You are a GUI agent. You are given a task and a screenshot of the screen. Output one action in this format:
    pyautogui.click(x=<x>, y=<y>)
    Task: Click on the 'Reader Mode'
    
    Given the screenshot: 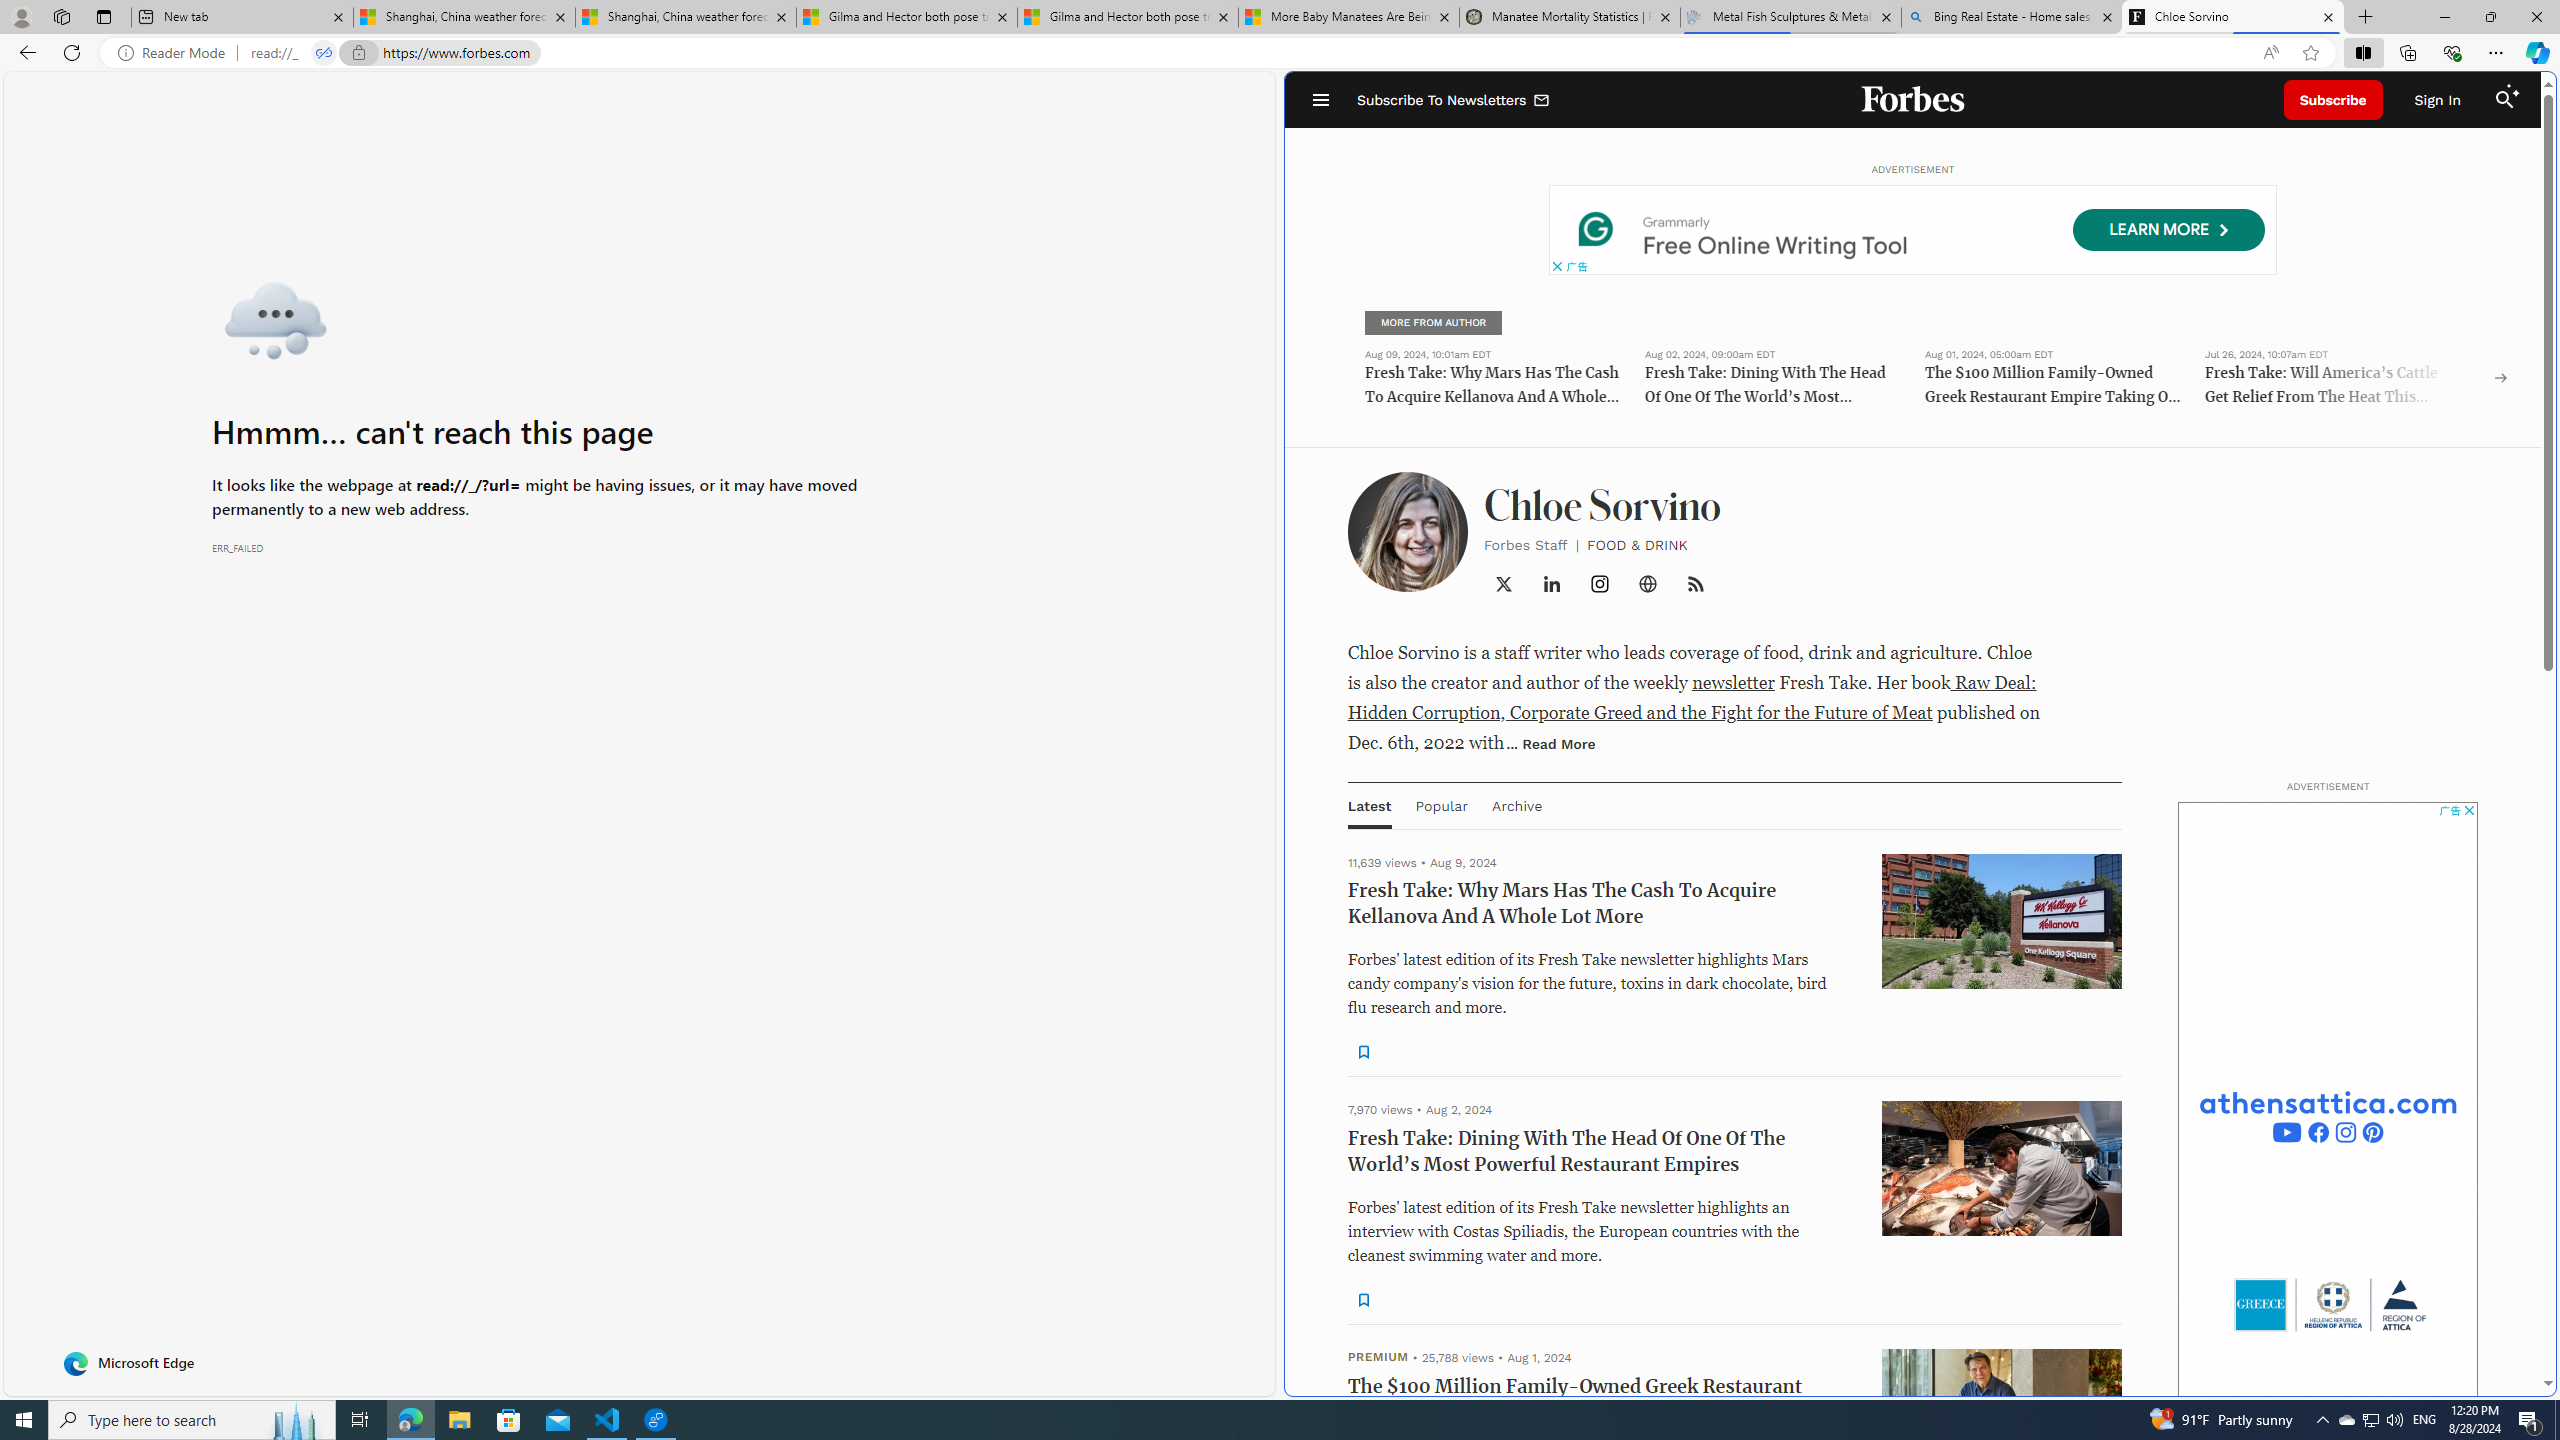 What is the action you would take?
    pyautogui.click(x=175, y=53)
    